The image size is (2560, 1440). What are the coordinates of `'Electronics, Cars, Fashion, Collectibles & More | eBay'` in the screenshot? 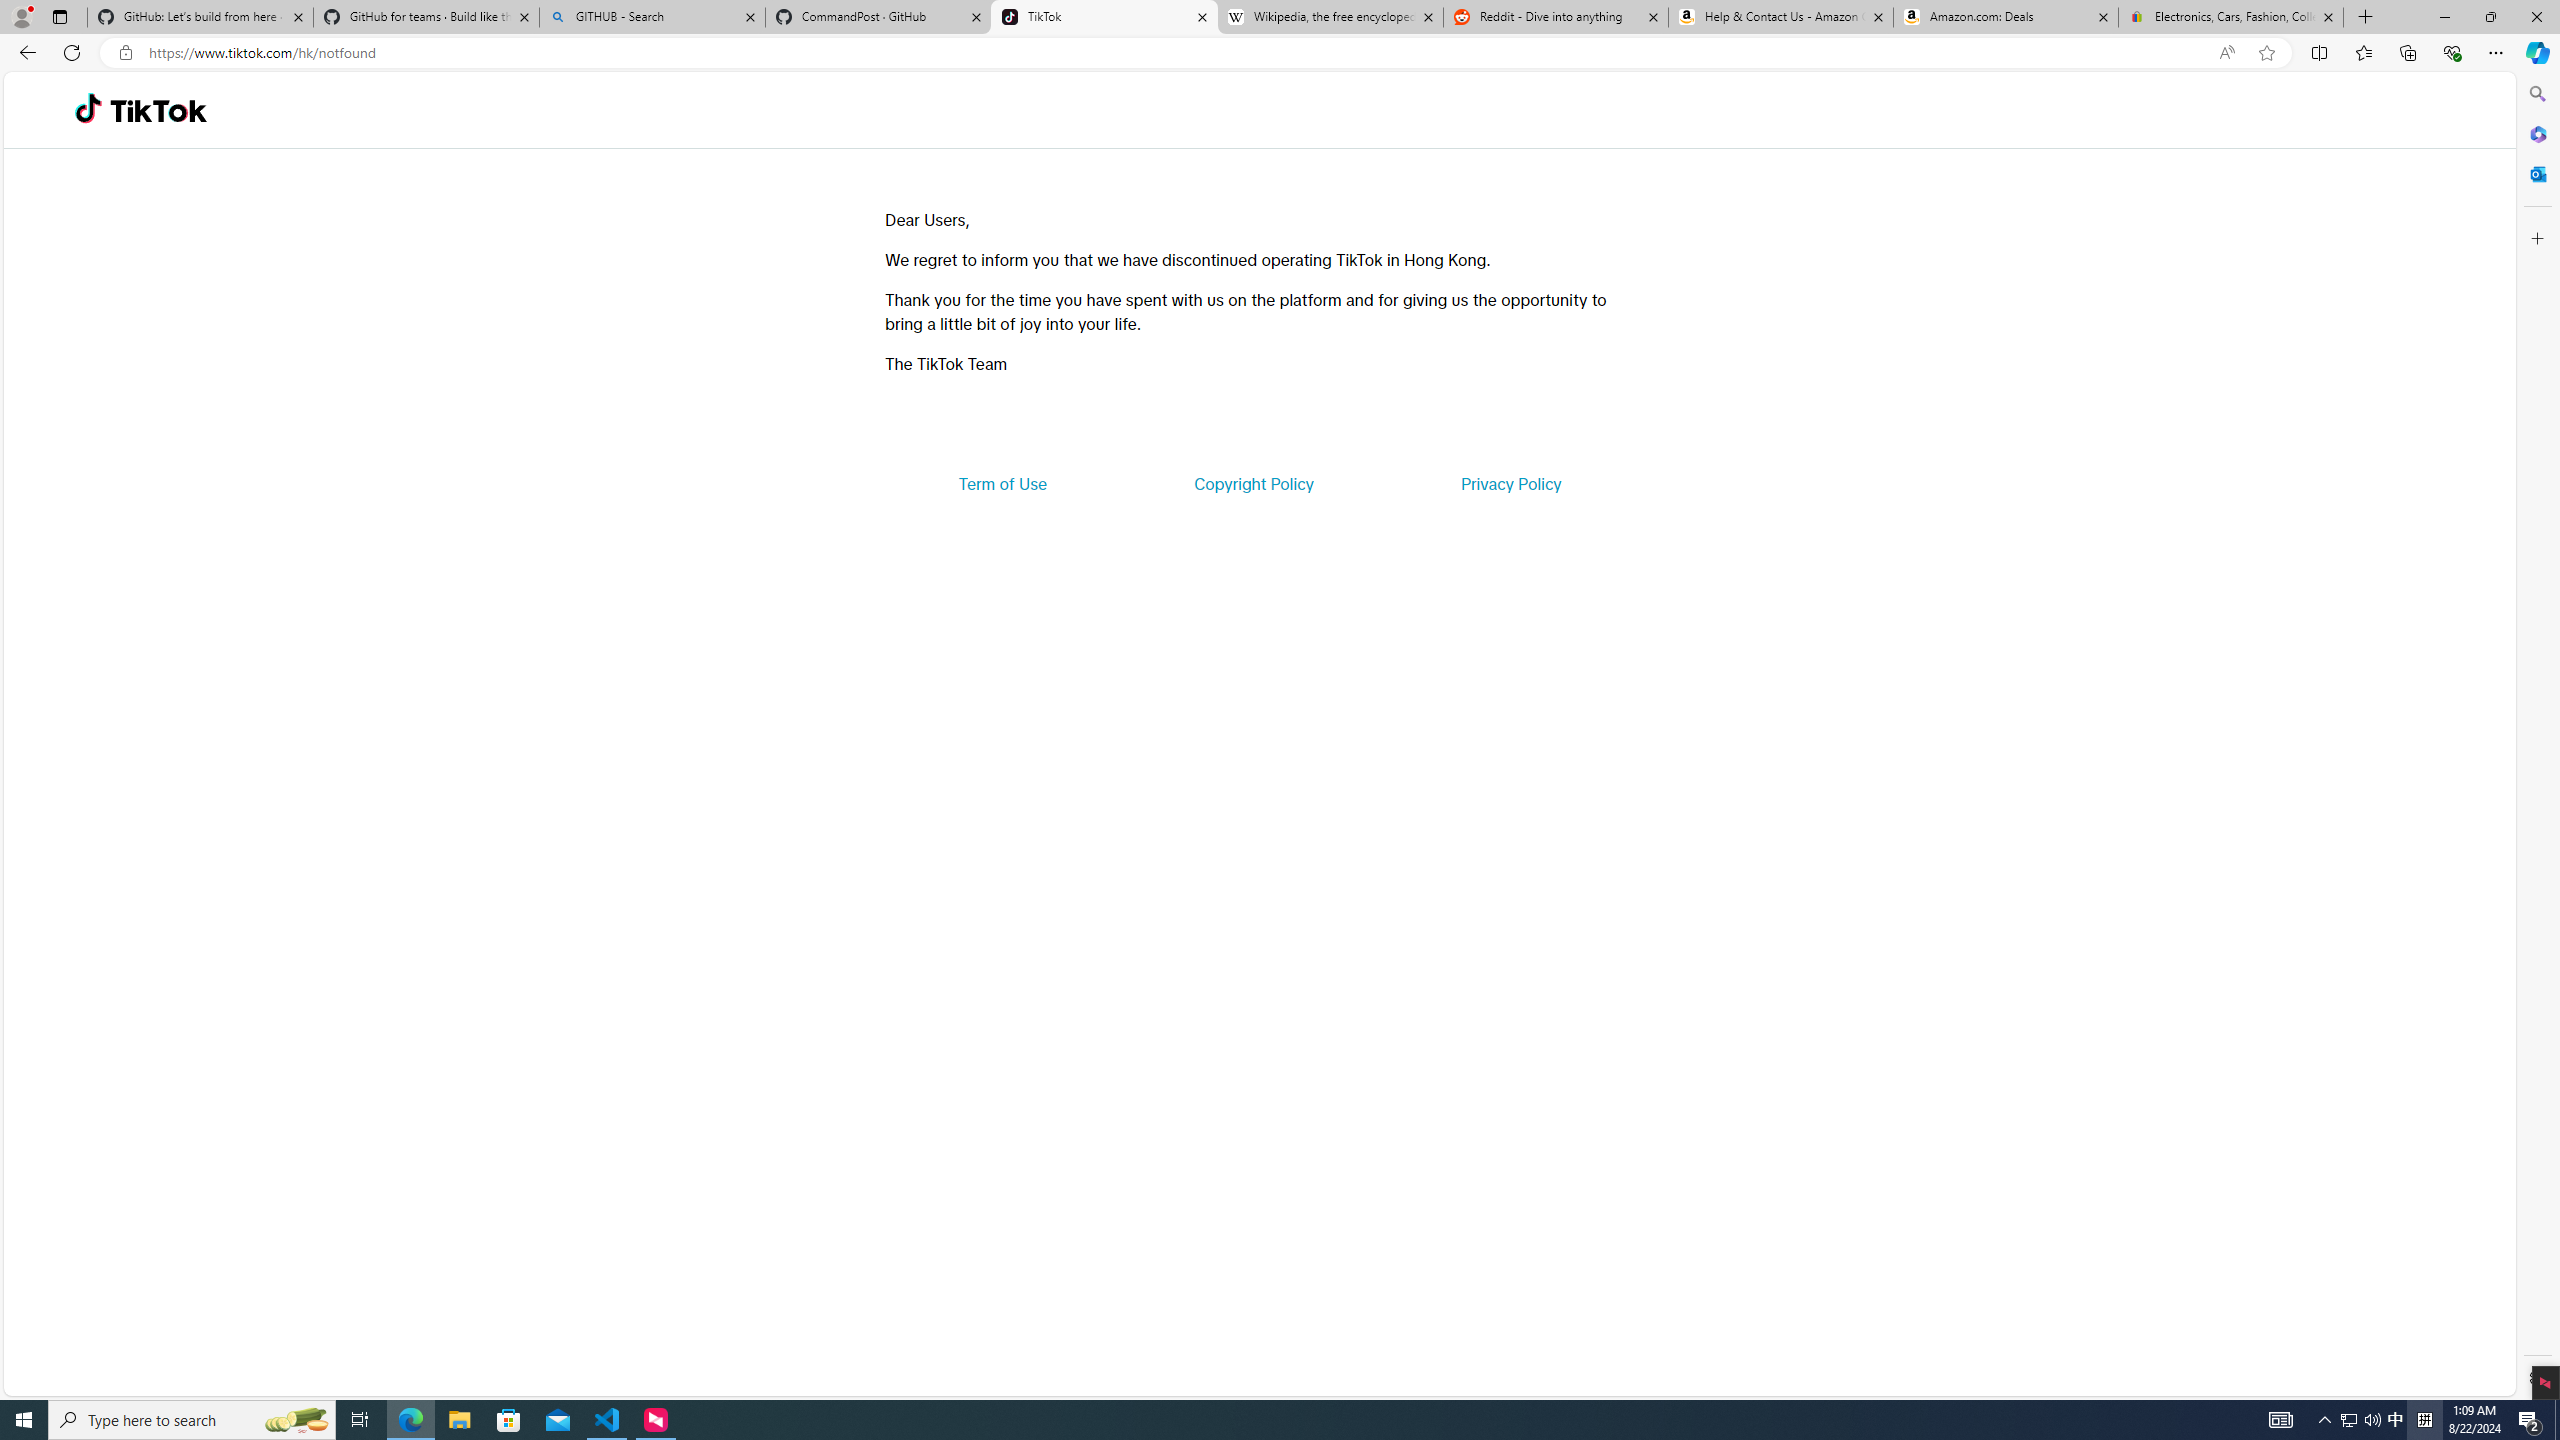 It's located at (2230, 16).